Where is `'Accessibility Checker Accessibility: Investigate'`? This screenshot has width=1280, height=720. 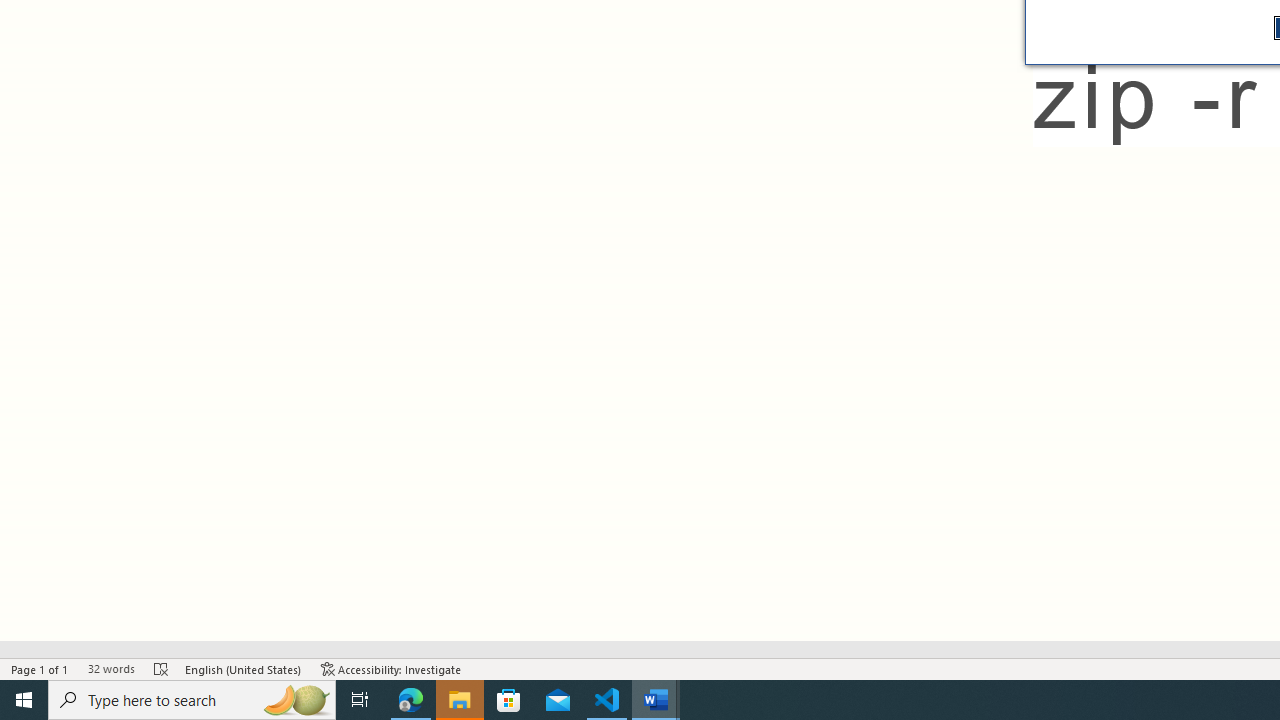
'Accessibility Checker Accessibility: Investigate' is located at coordinates (391, 669).